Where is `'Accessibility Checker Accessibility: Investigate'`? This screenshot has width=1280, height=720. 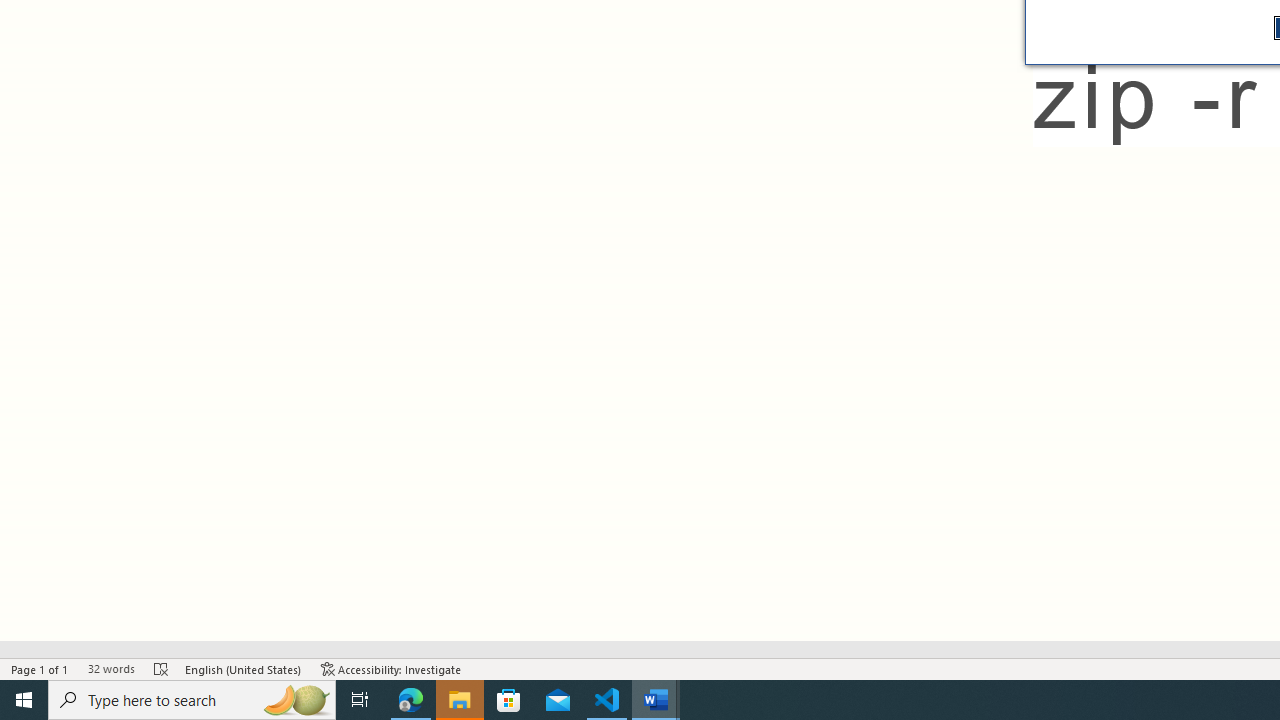
'Accessibility Checker Accessibility: Investigate' is located at coordinates (391, 669).